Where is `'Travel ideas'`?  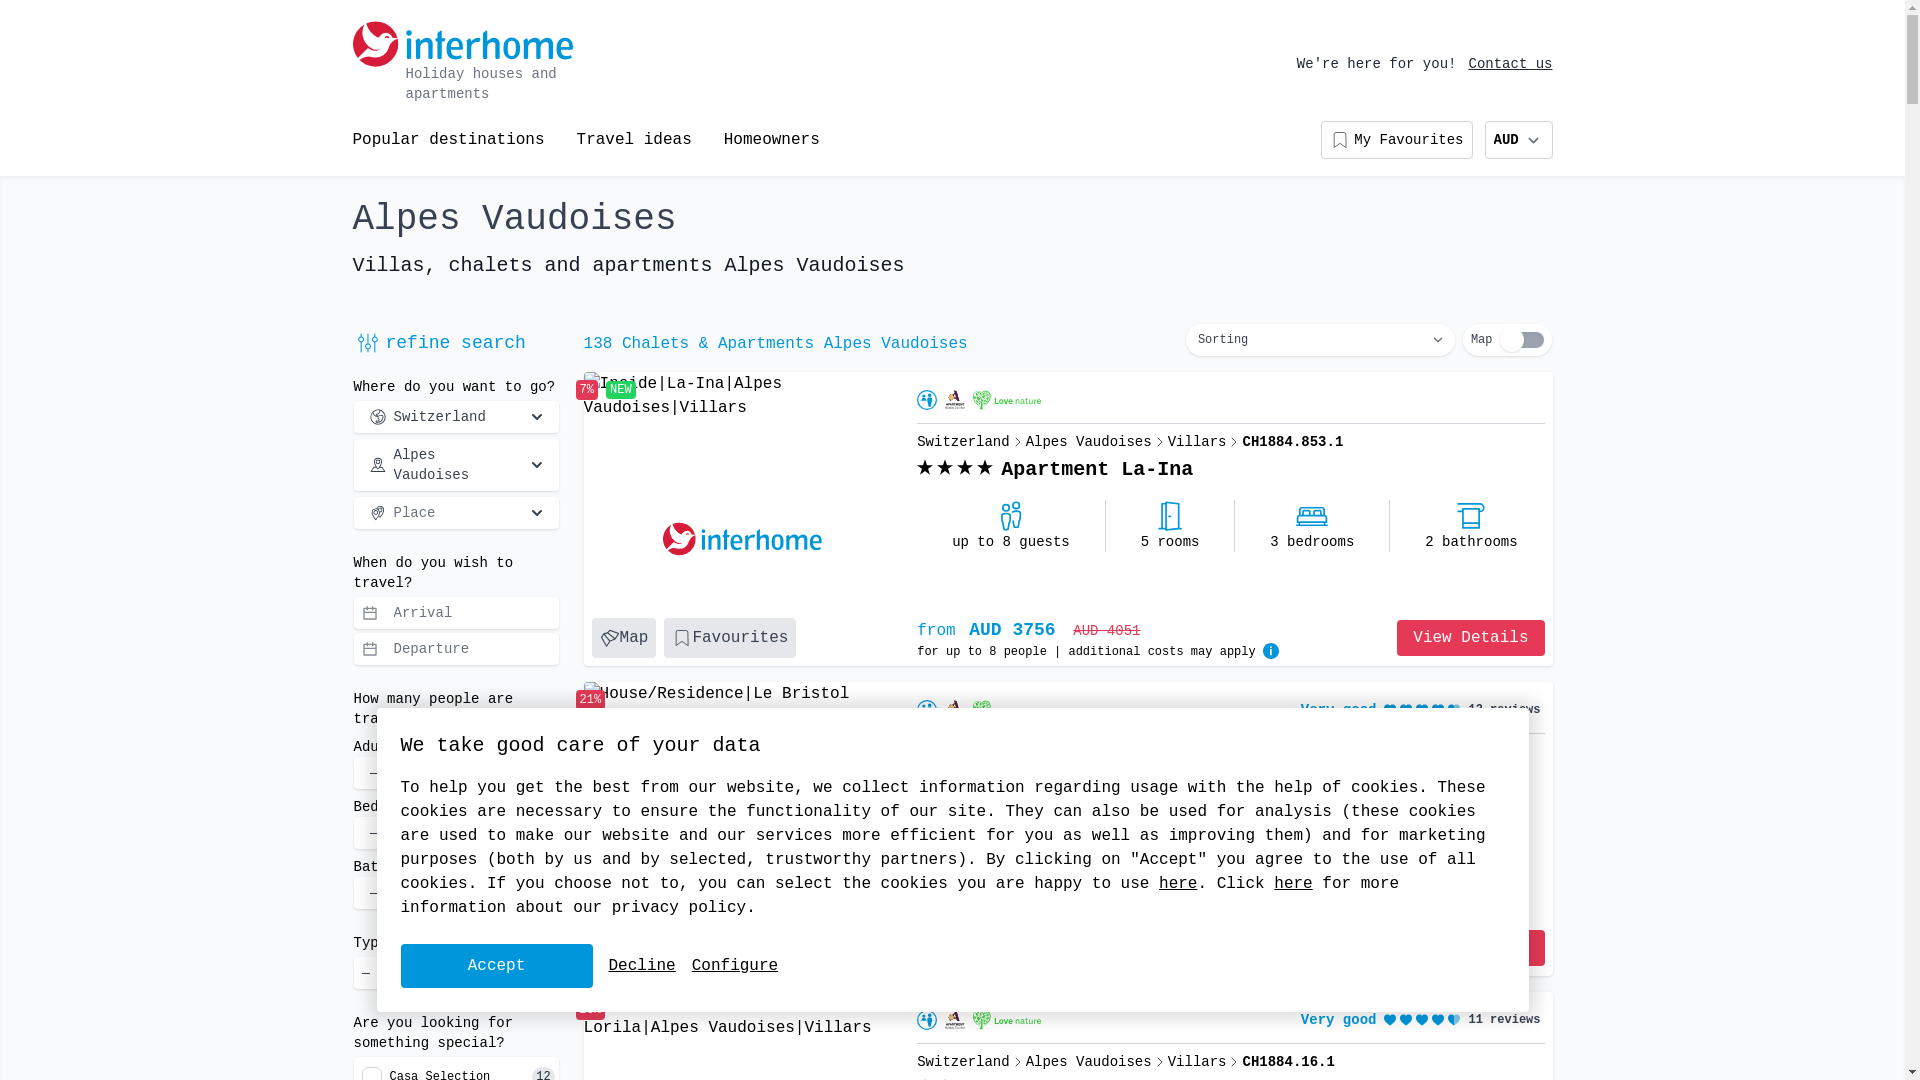
'Travel ideas' is located at coordinates (633, 138).